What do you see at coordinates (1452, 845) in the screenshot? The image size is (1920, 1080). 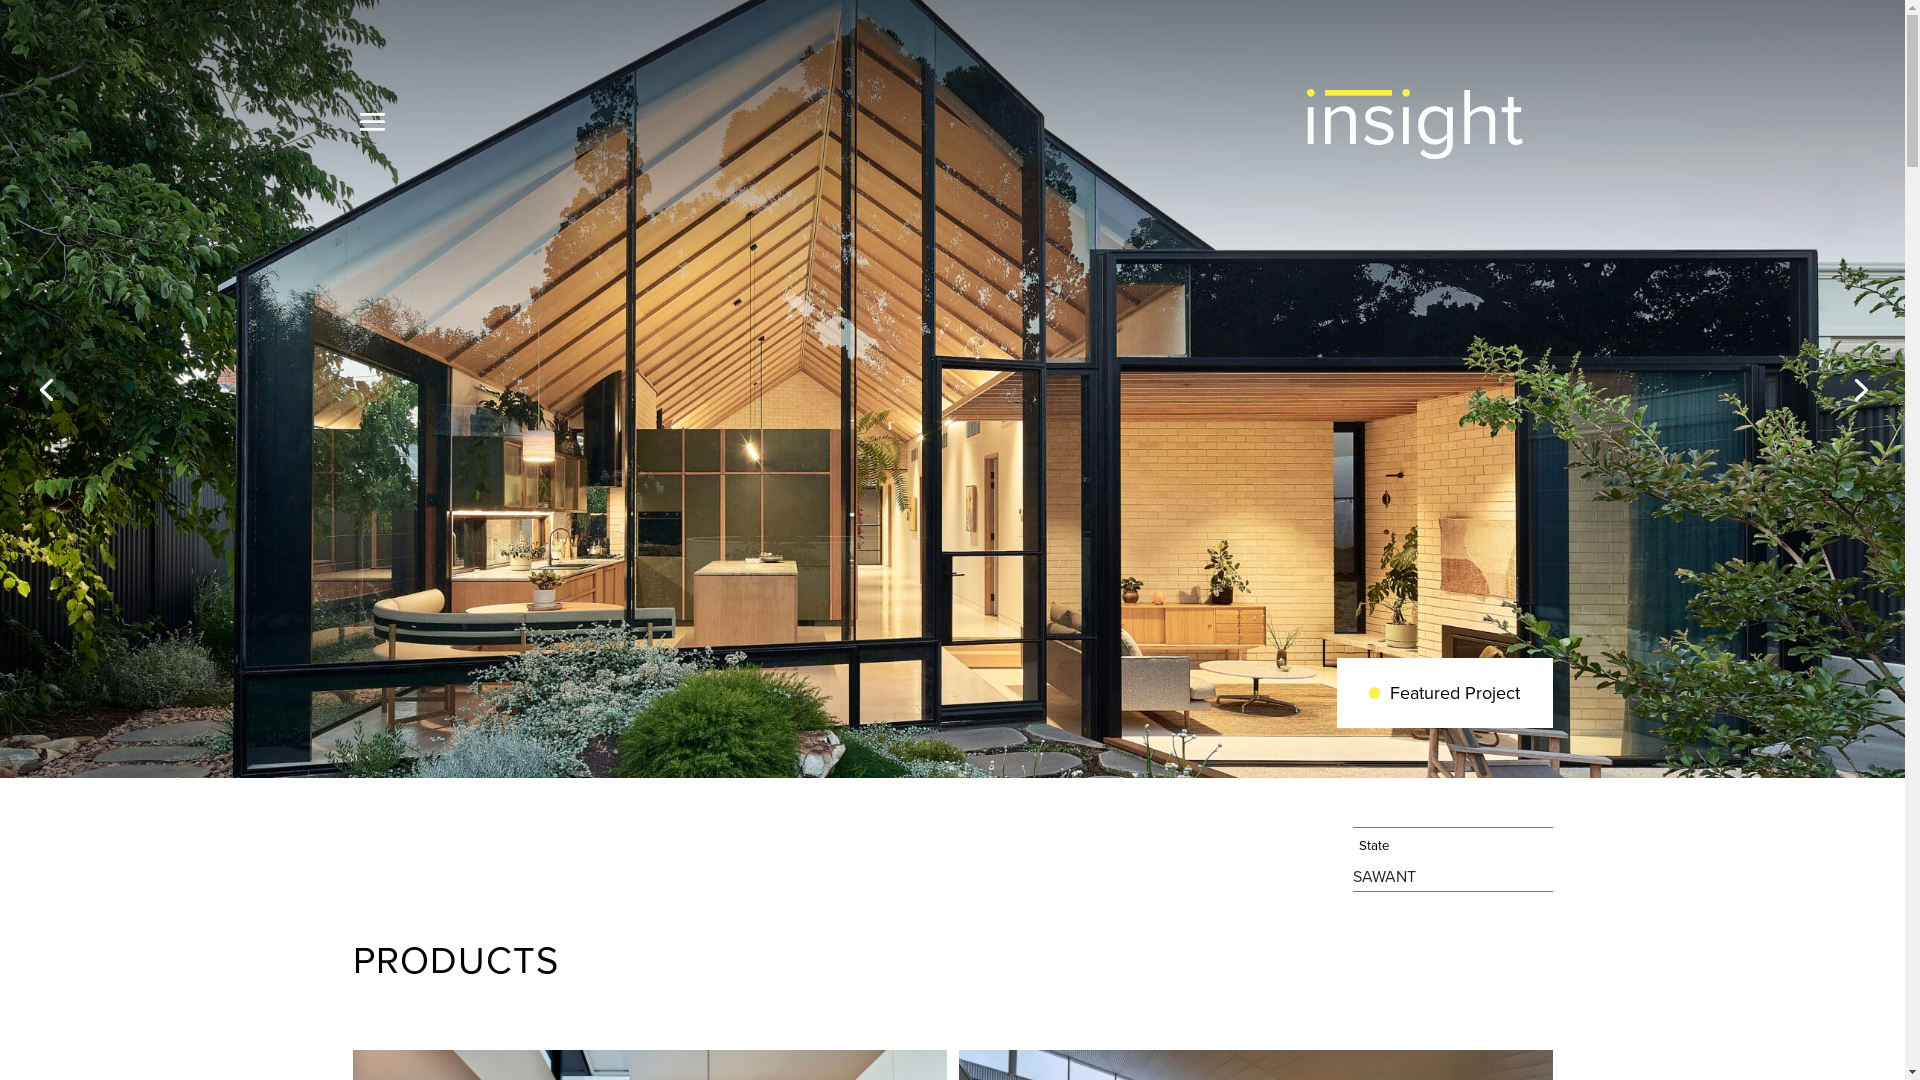 I see `'State'` at bounding box center [1452, 845].